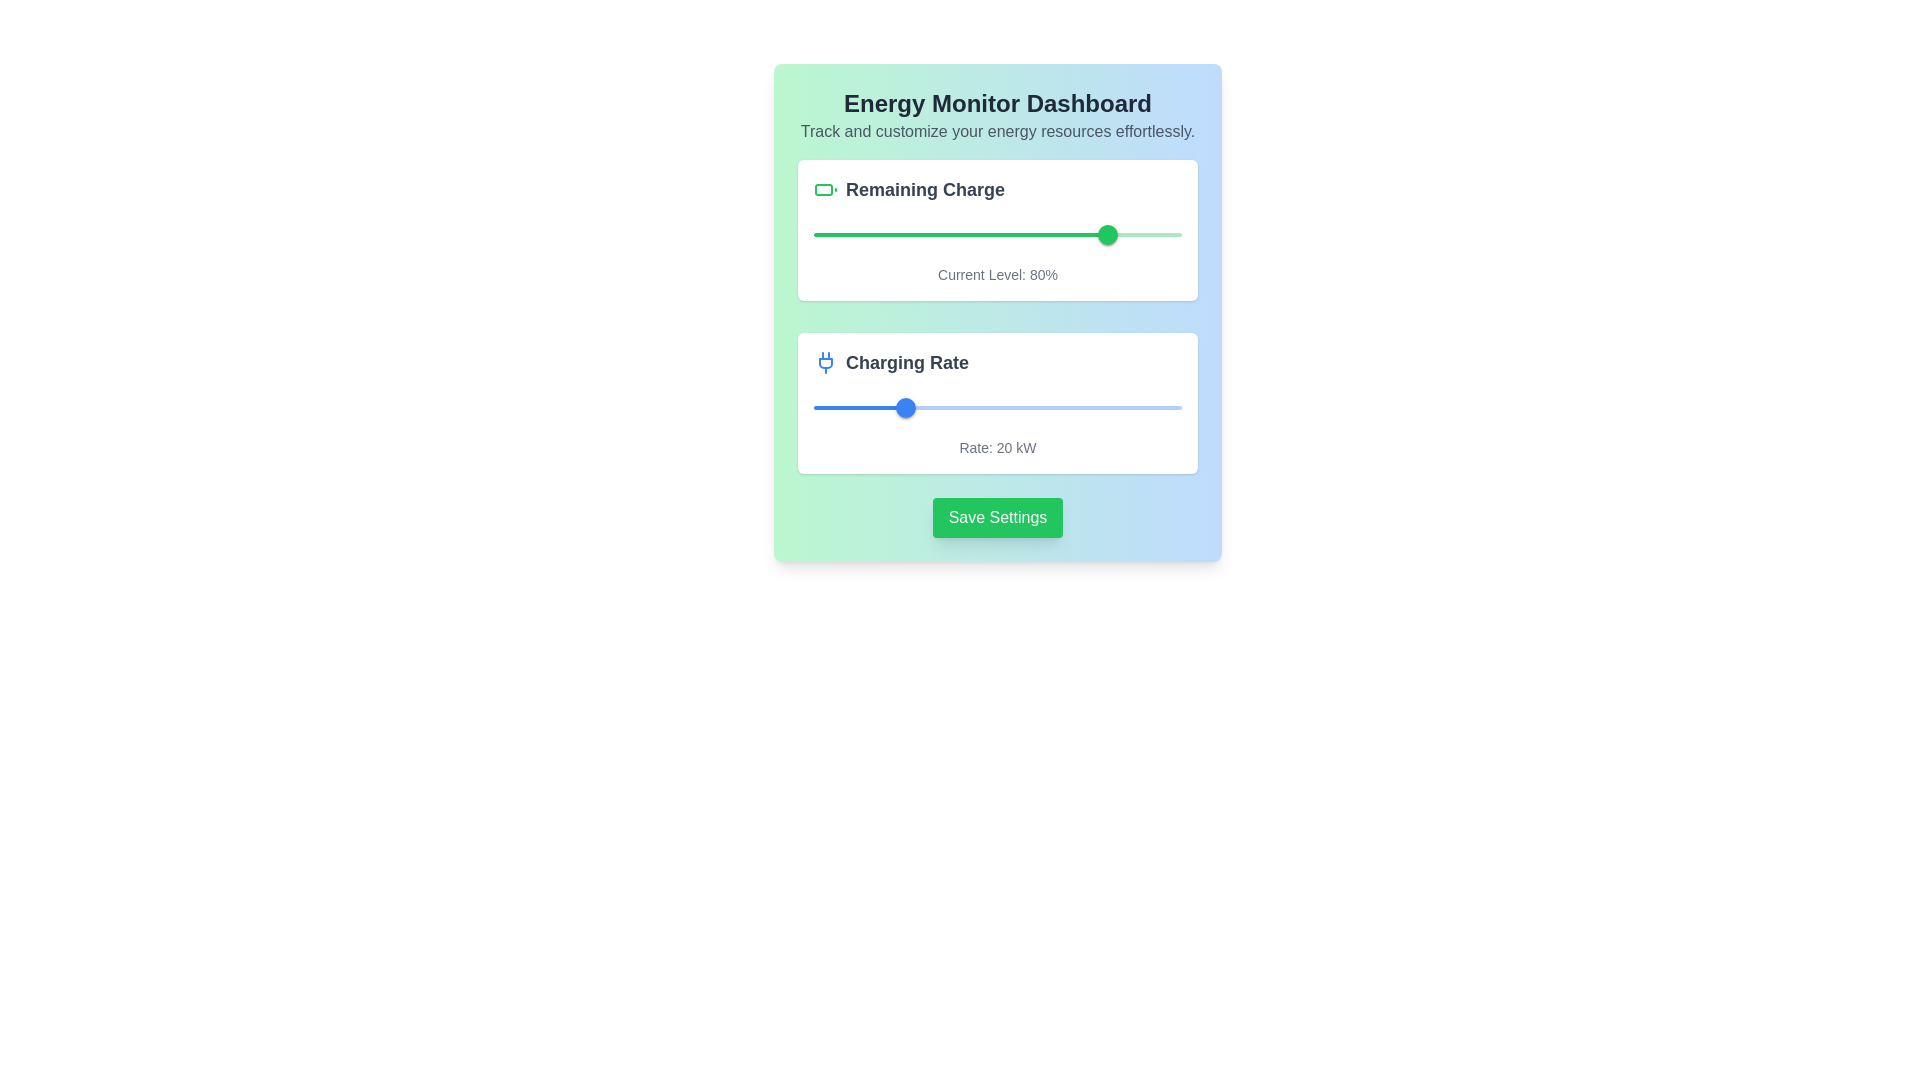 Image resolution: width=1920 pixels, height=1080 pixels. What do you see at coordinates (817, 234) in the screenshot?
I see `slider value` at bounding box center [817, 234].